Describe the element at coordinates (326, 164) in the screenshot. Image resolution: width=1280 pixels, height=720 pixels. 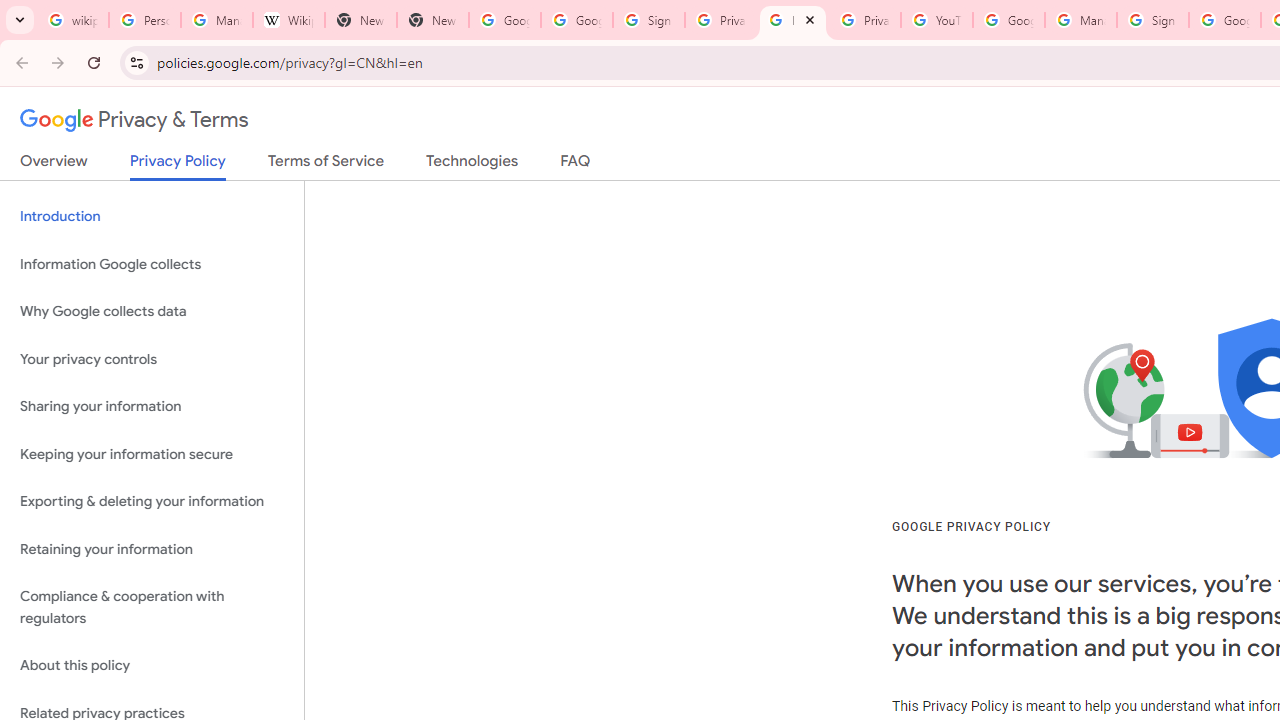
I see `'Terms of Service'` at that location.